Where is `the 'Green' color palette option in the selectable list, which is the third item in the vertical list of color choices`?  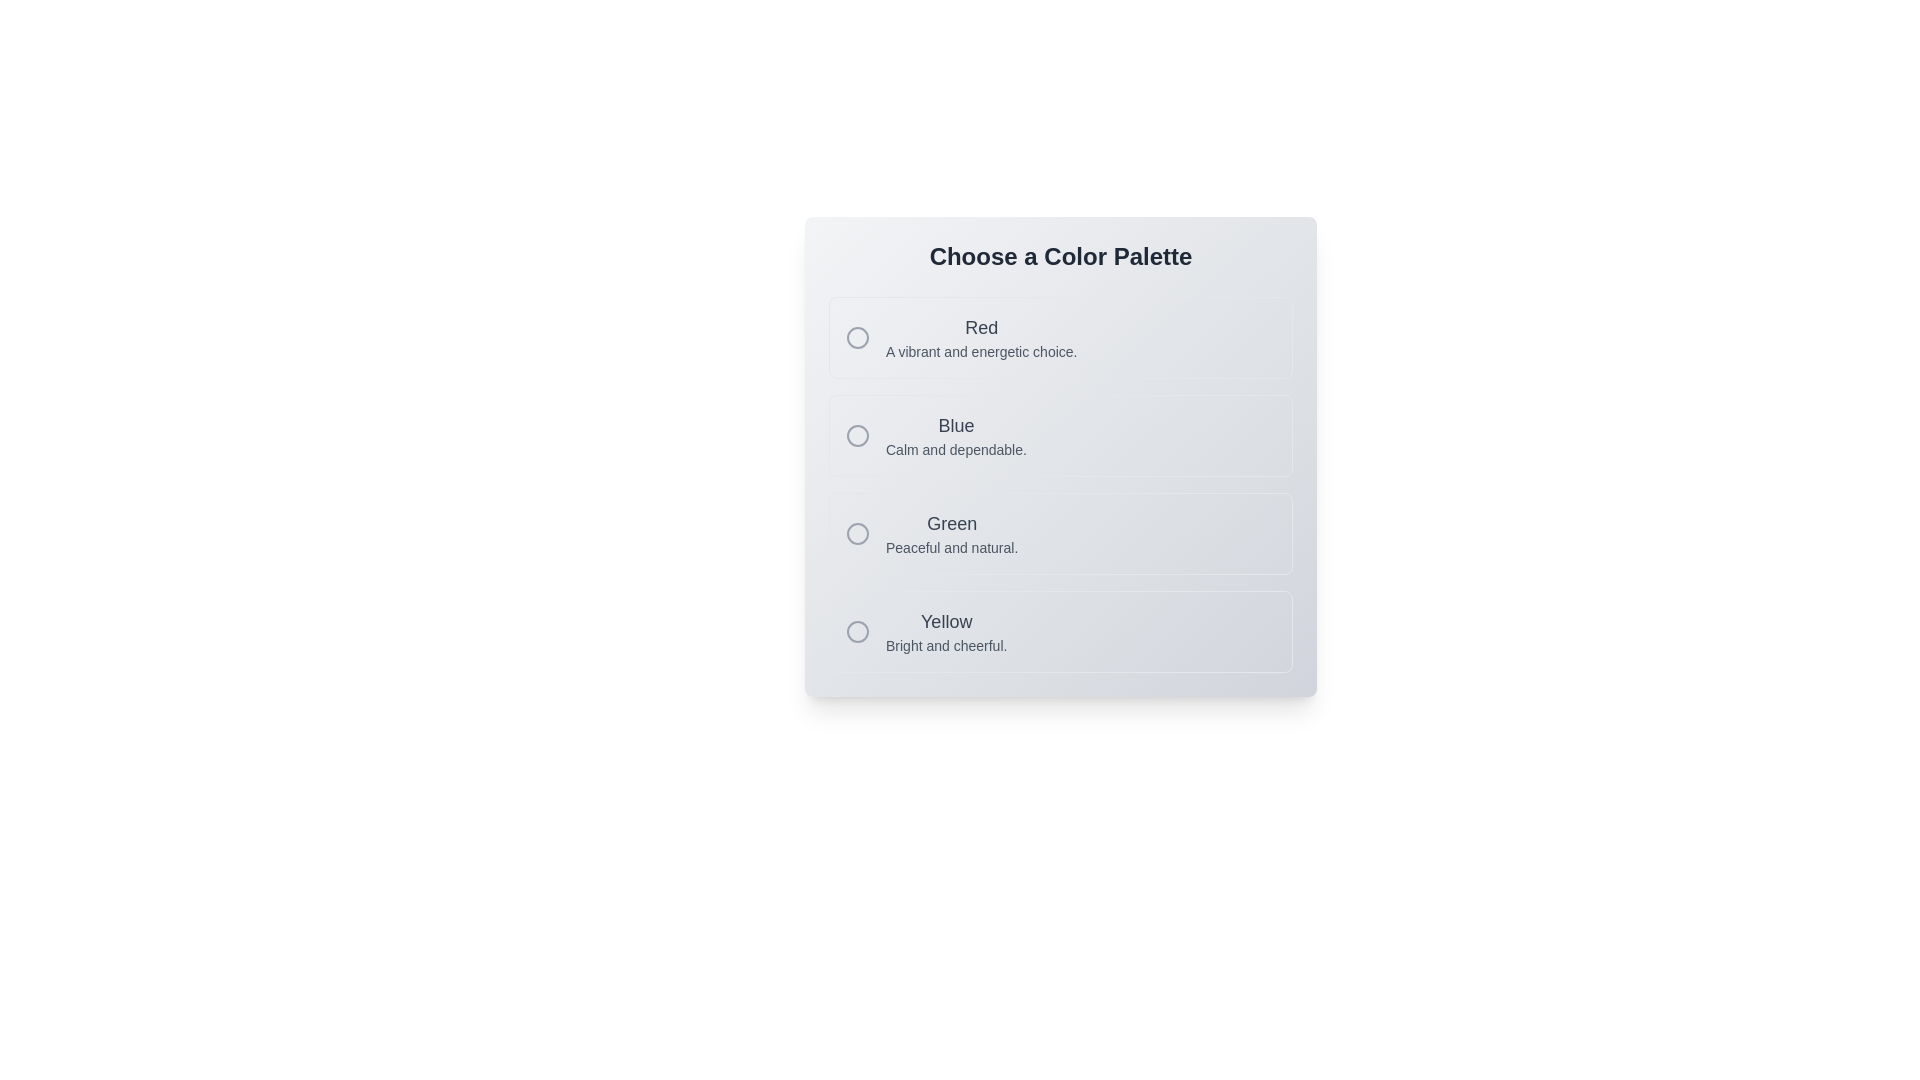
the 'Green' color palette option in the selectable list, which is the third item in the vertical list of color choices is located at coordinates (1059, 532).